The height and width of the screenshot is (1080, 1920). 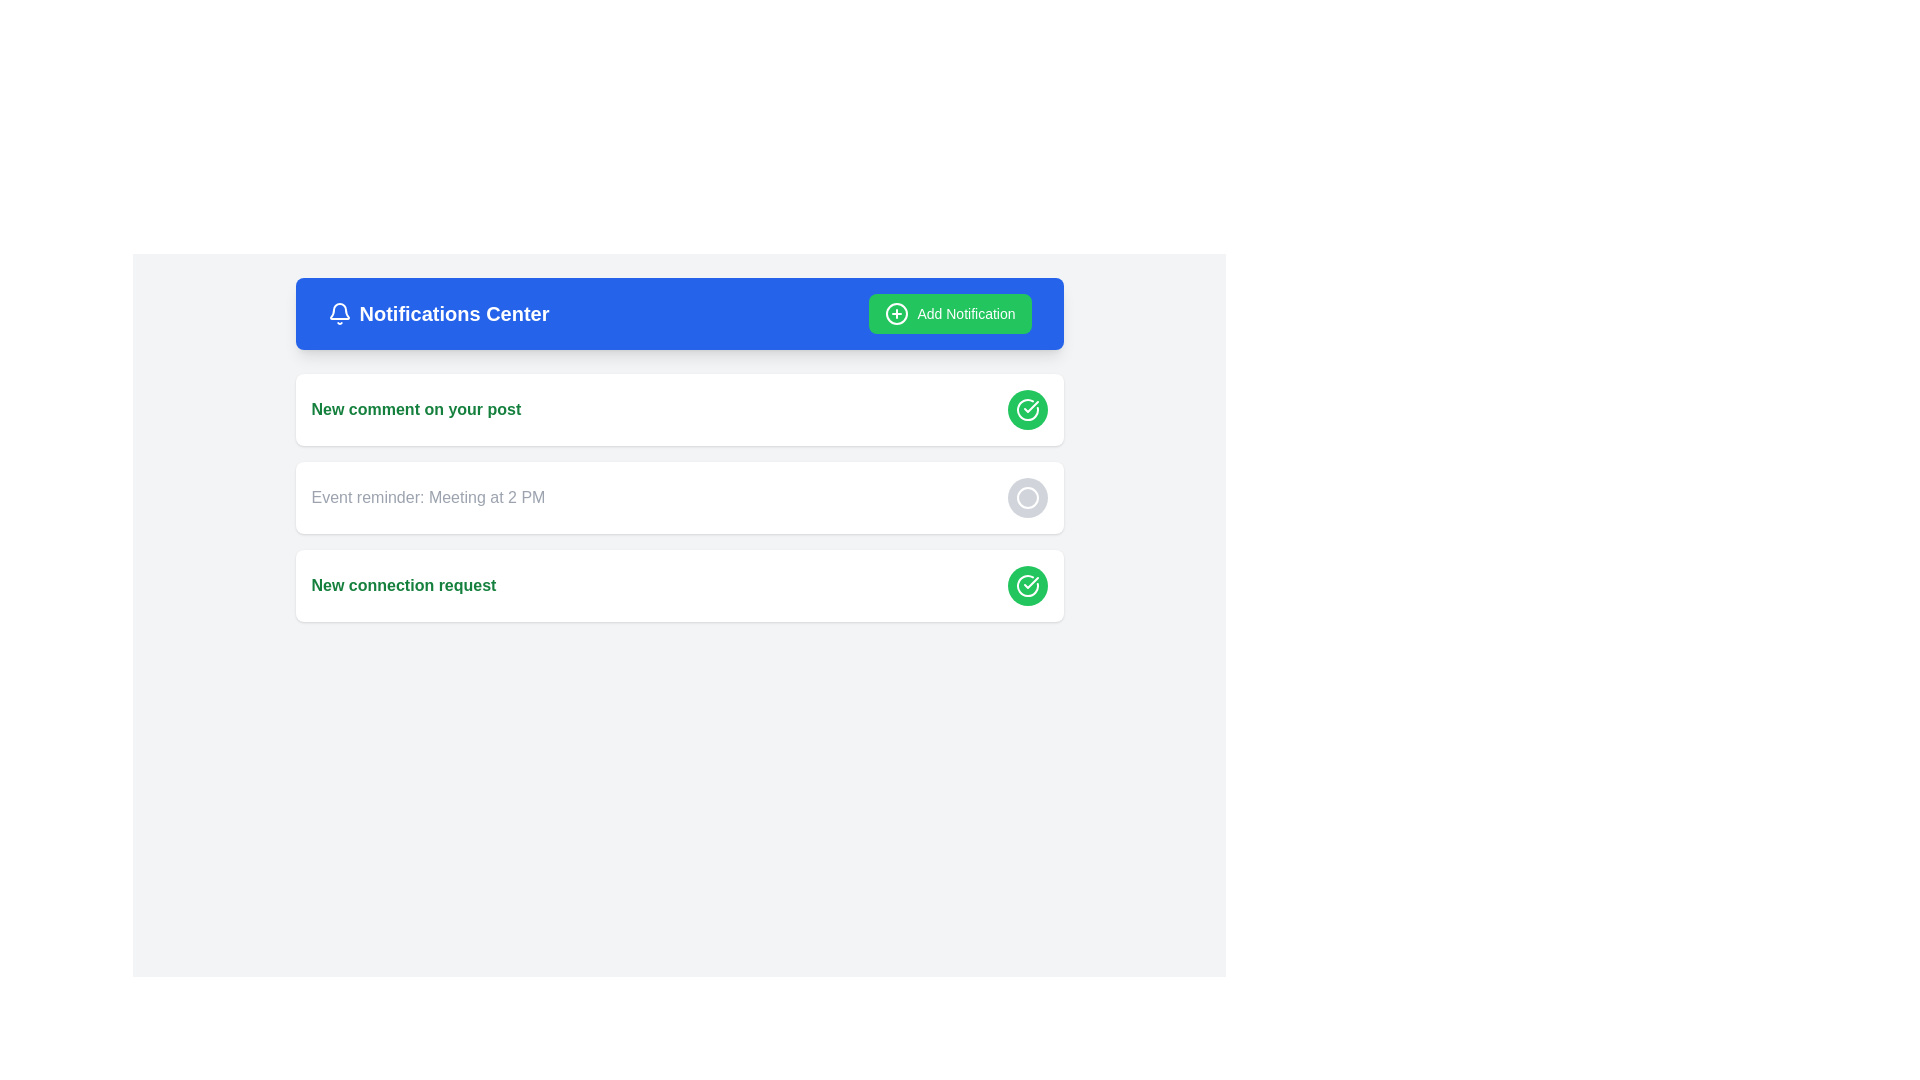 I want to click on notification message indicating a new comment on the user's post, which is the uppermost text in the Notifications Center section, so click(x=415, y=408).